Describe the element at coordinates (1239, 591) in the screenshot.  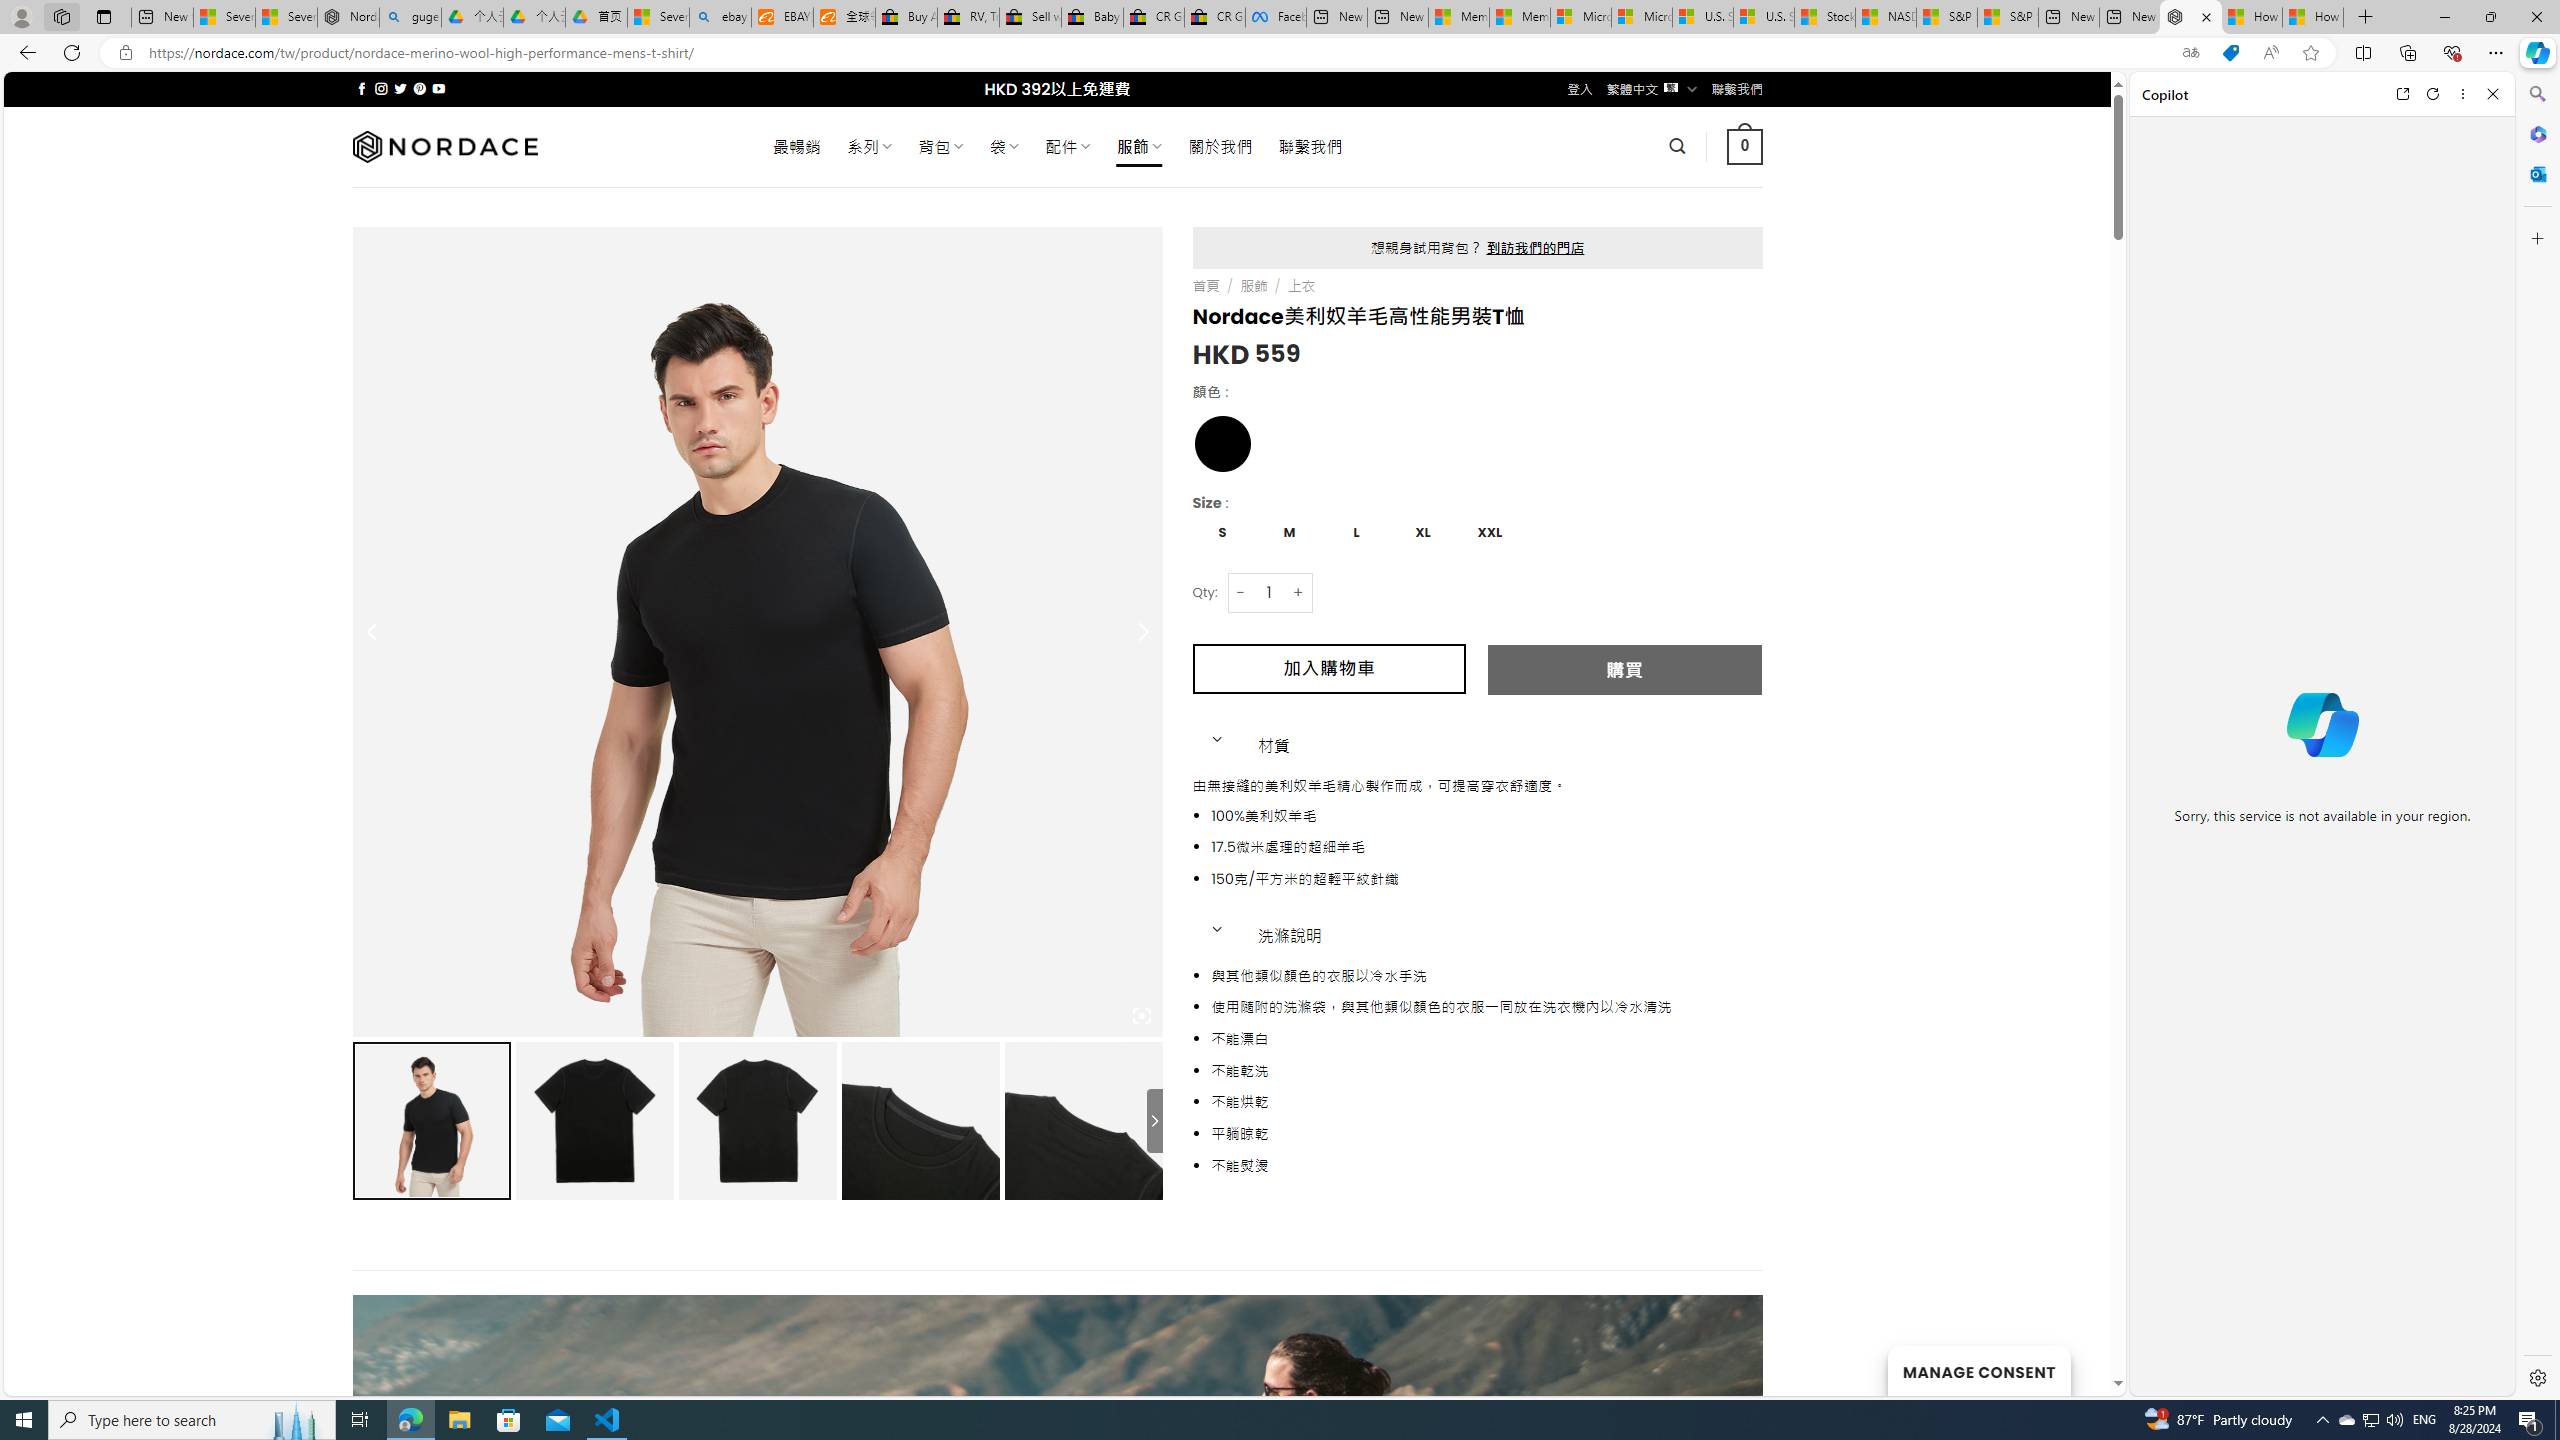
I see `'-'` at that location.